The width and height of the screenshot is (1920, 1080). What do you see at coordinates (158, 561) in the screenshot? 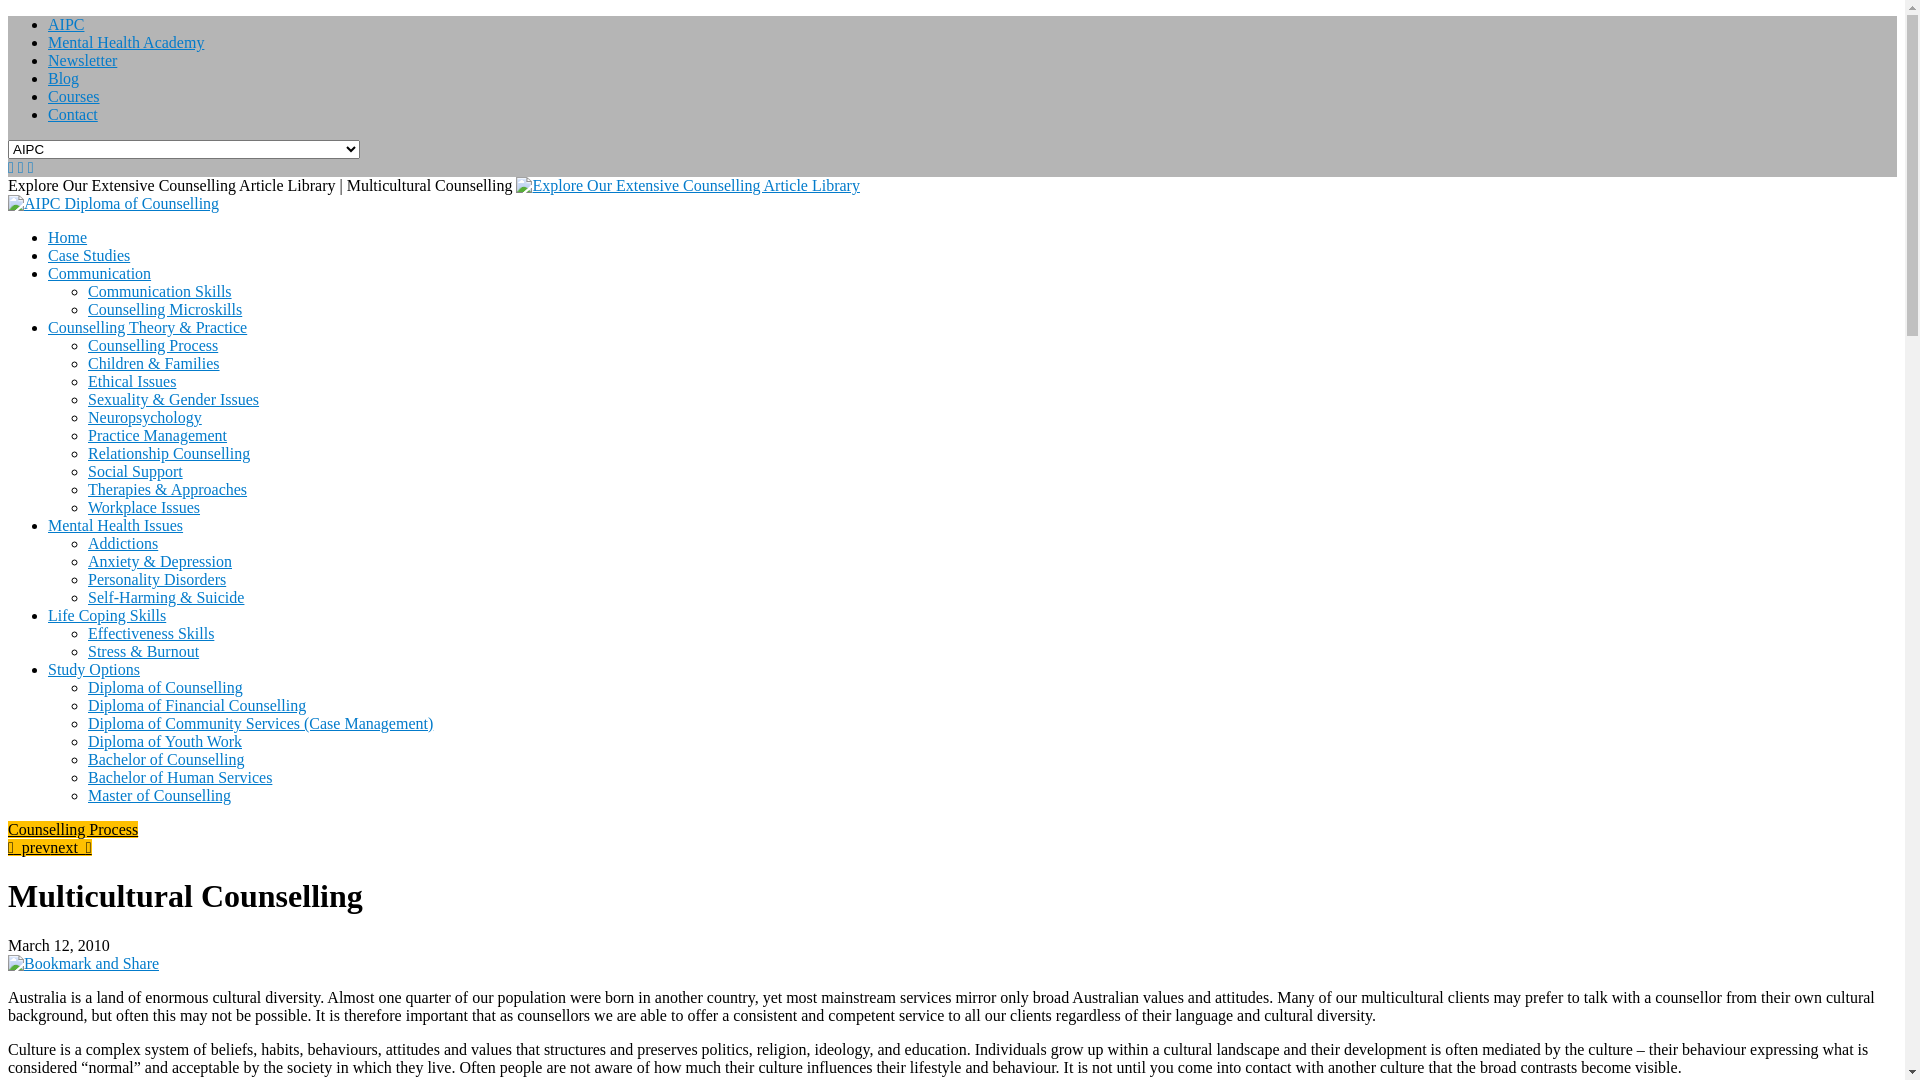
I see `'Anxiety & Depression'` at bounding box center [158, 561].